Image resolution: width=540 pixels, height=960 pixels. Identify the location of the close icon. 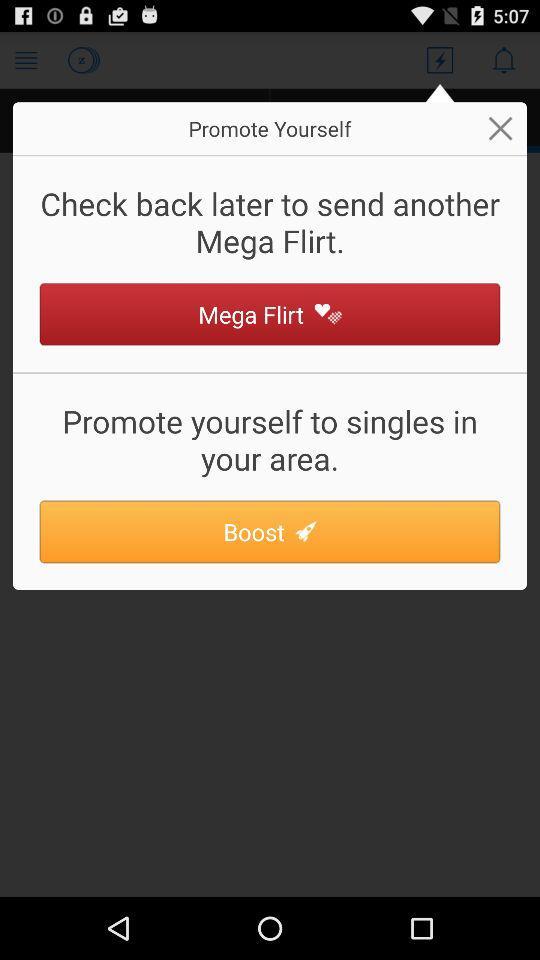
(499, 136).